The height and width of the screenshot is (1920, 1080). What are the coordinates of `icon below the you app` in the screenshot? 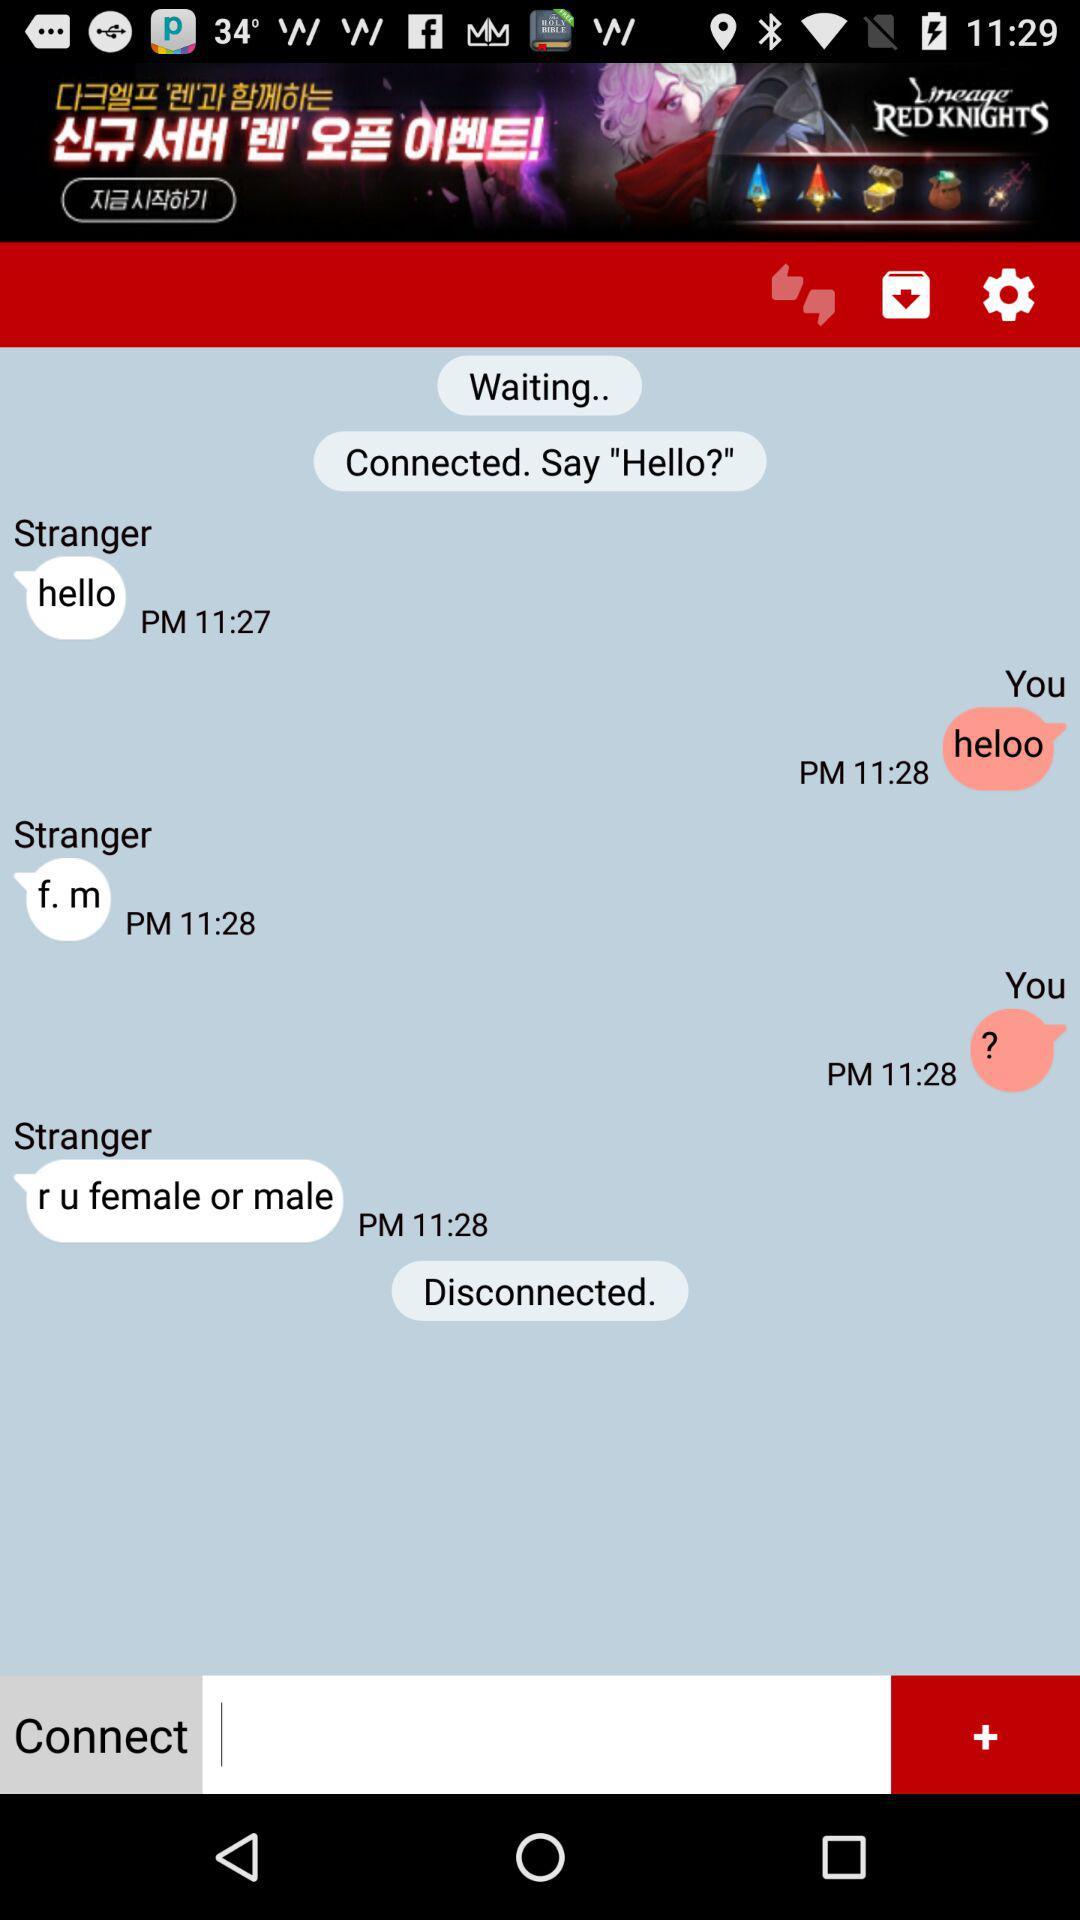 It's located at (1004, 748).